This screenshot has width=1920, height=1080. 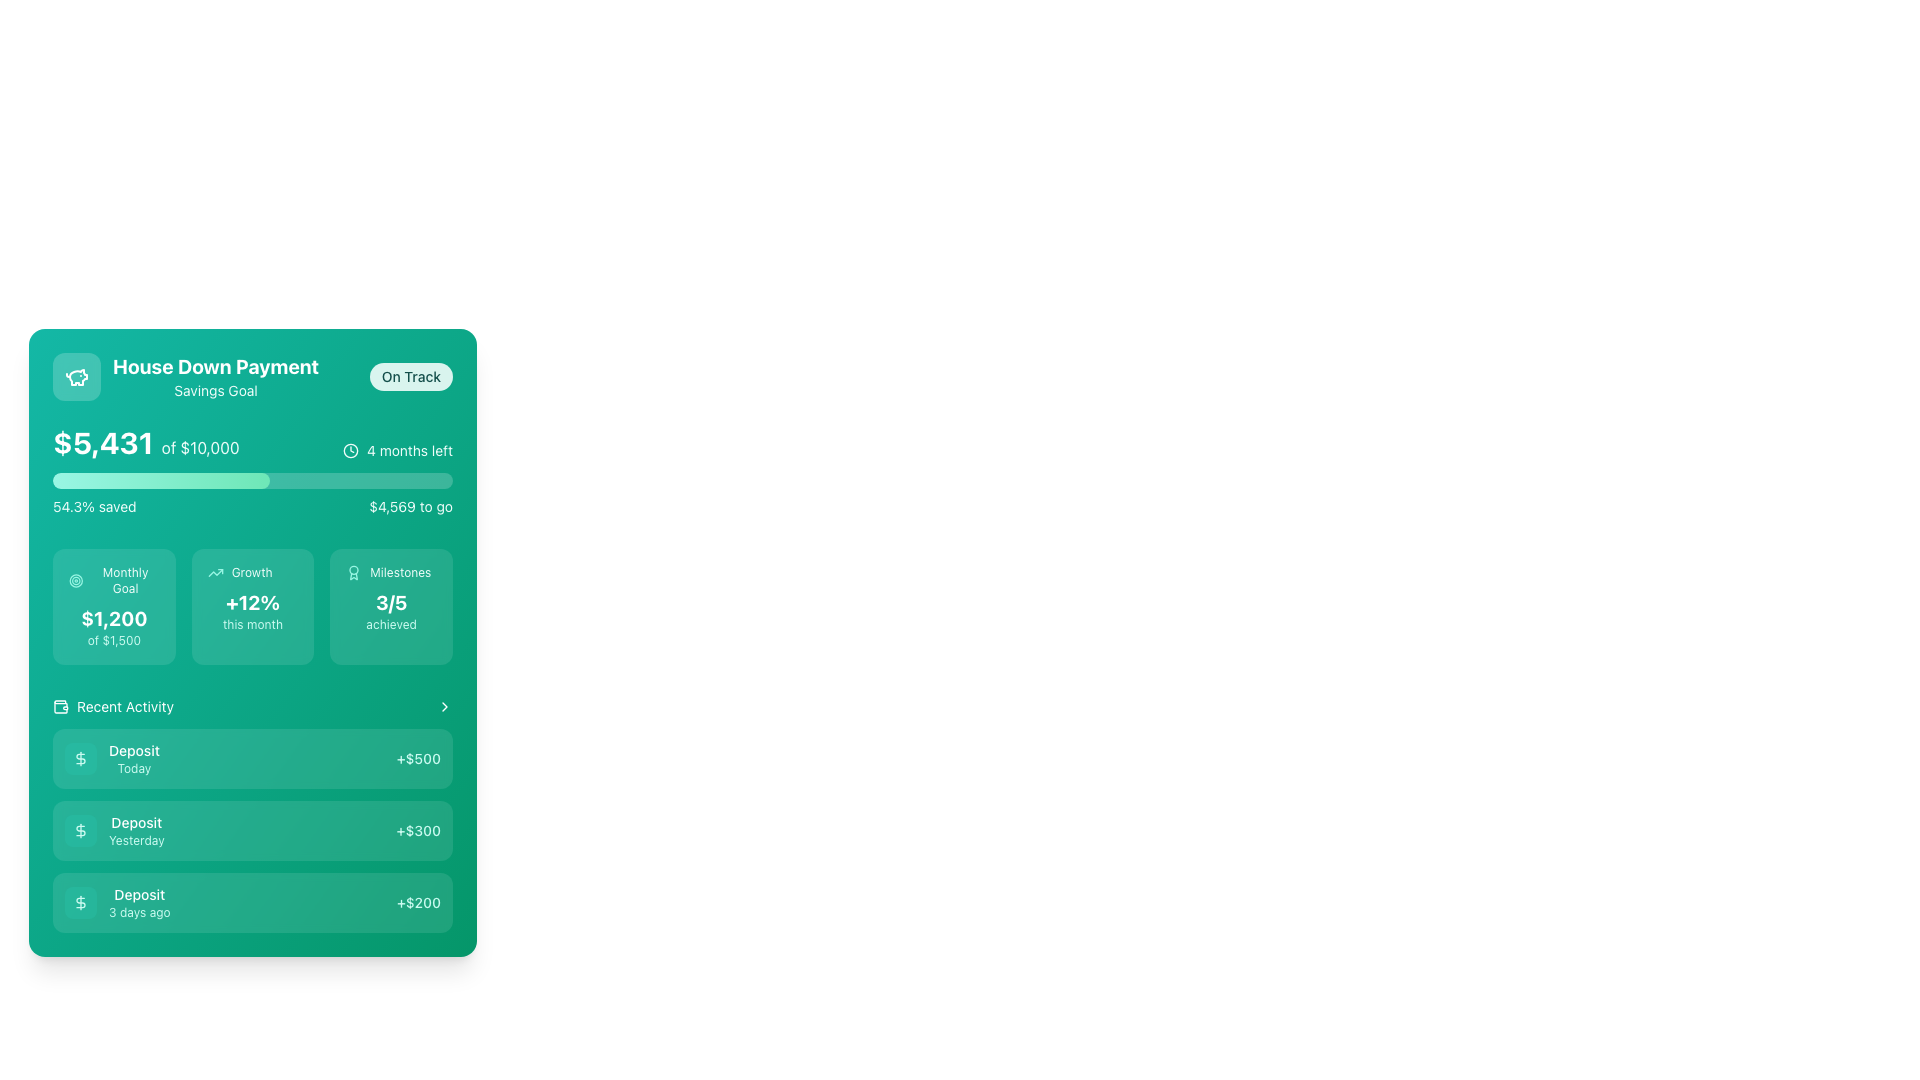 I want to click on the second card in the row of three cards, positioned below the progress bar and above the 'Recent Activity' section in the 'House Down Payment' panel, so click(x=252, y=605).